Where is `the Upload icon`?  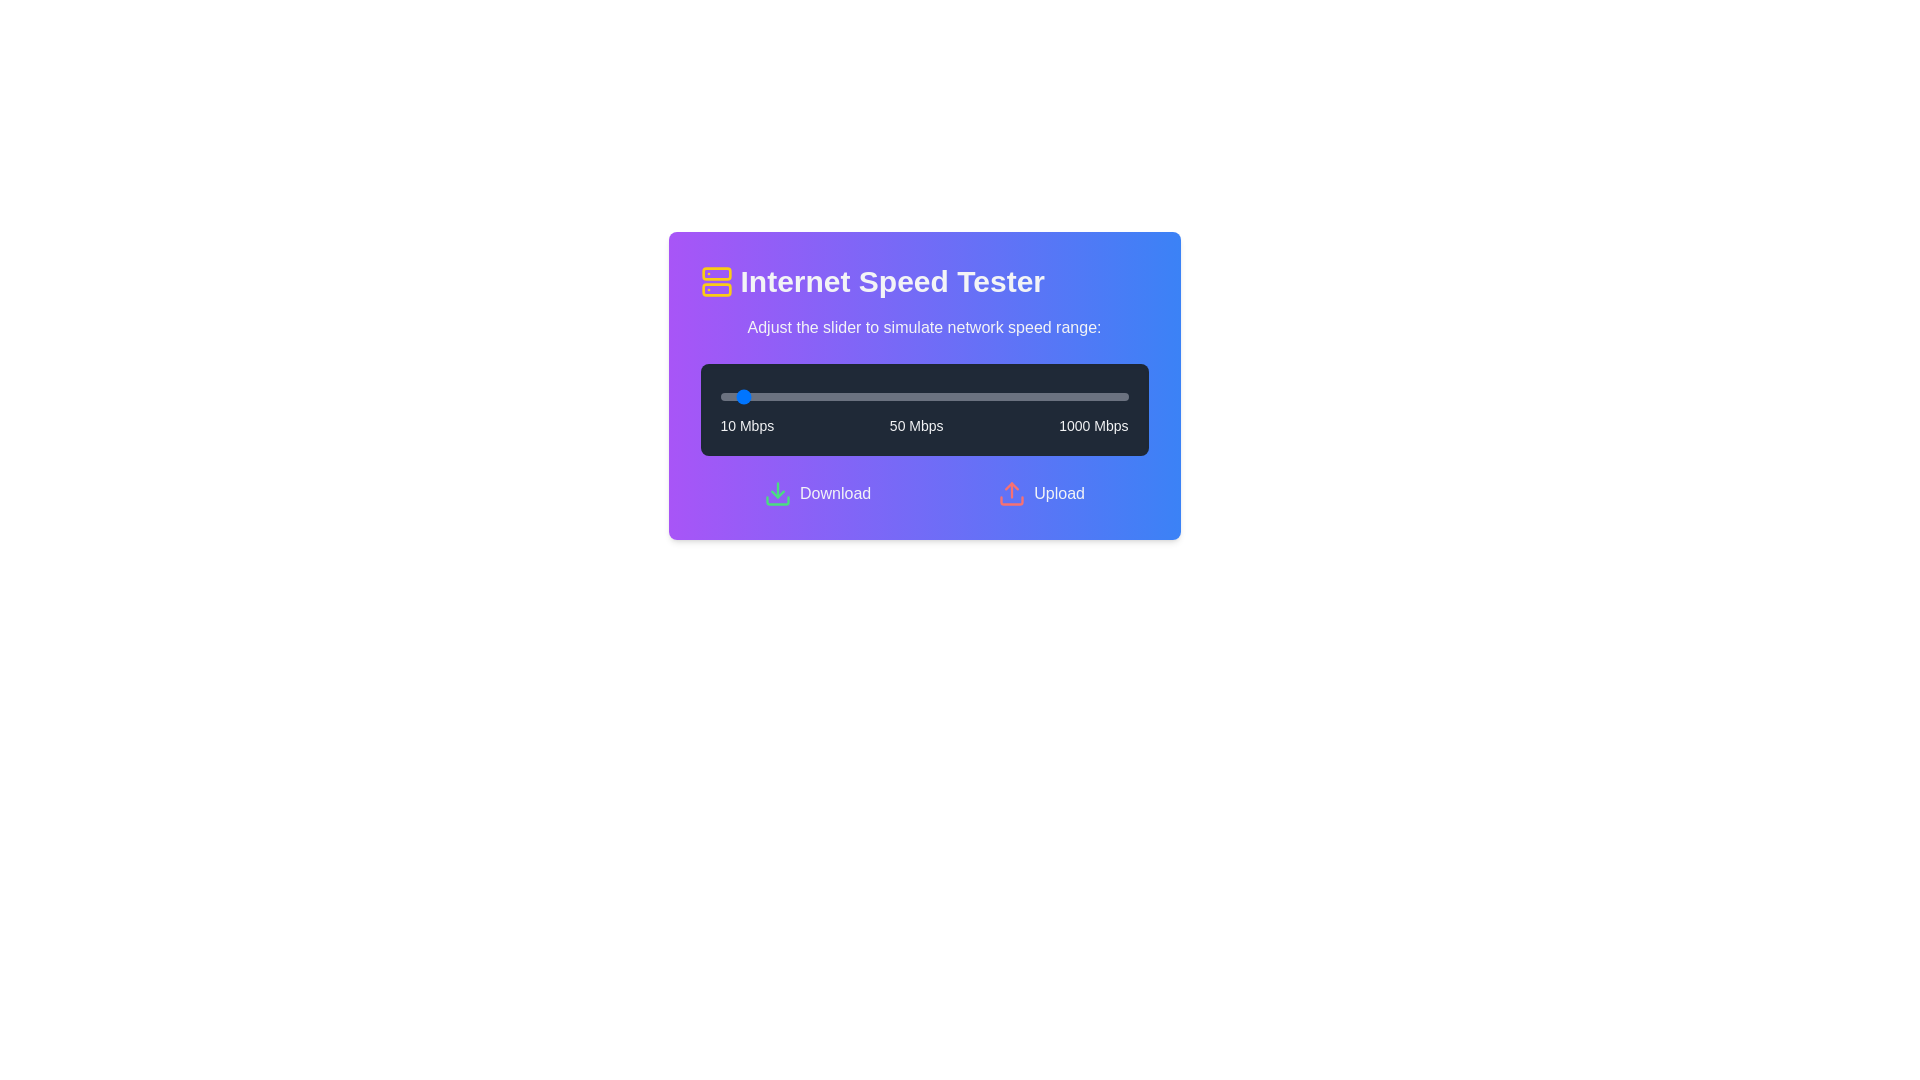
the Upload icon is located at coordinates (1012, 493).